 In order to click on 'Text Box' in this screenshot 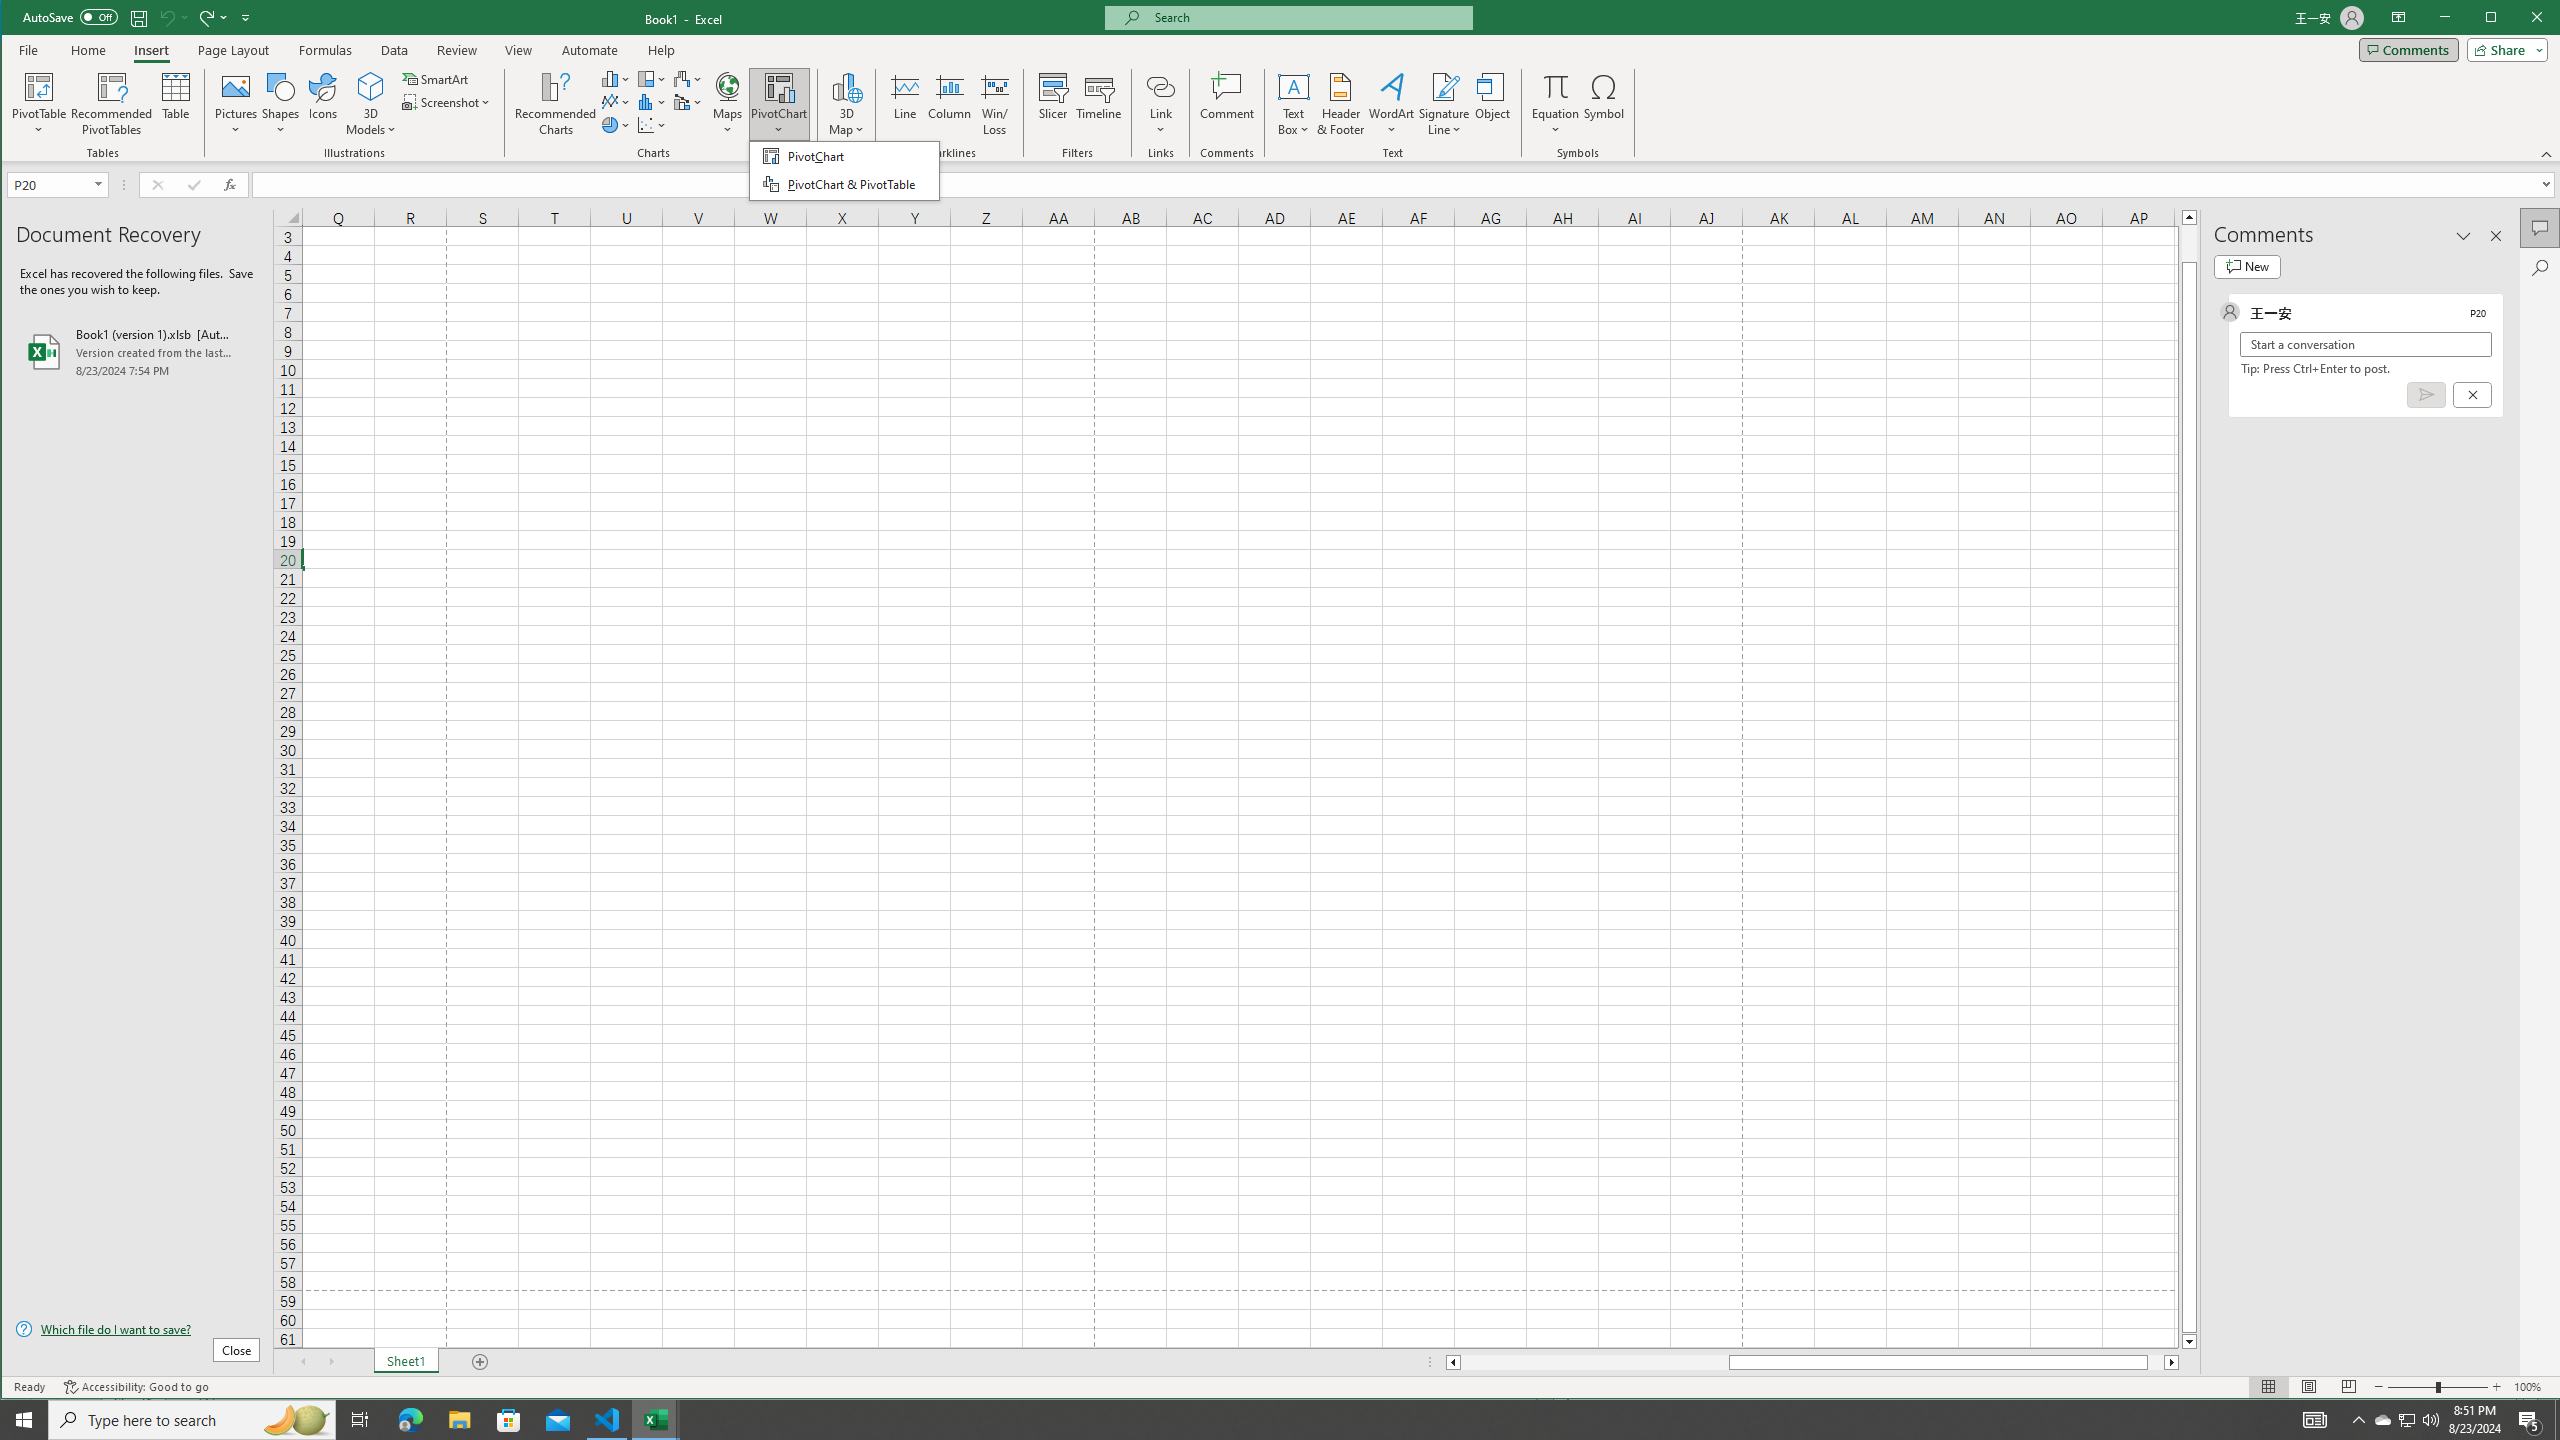, I will do `click(1293, 103)`.